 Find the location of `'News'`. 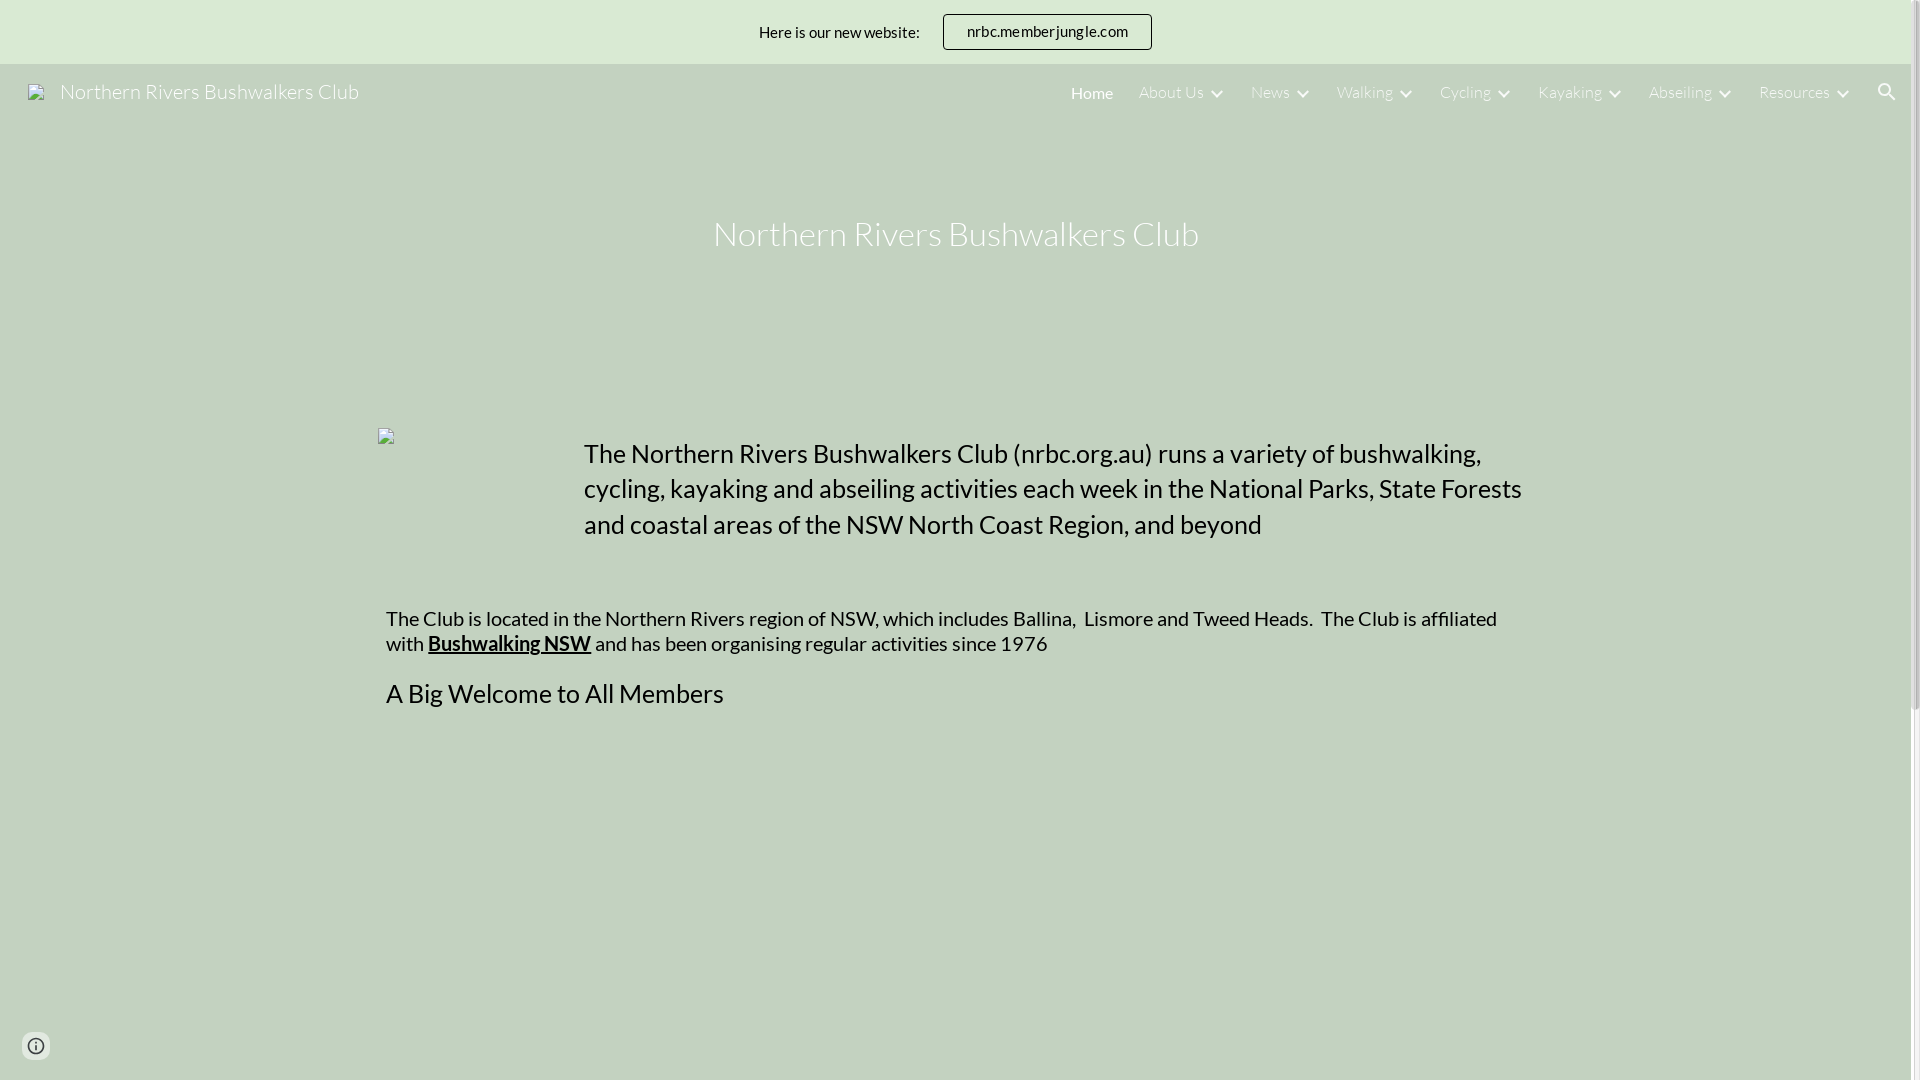

'News' is located at coordinates (1269, 92).